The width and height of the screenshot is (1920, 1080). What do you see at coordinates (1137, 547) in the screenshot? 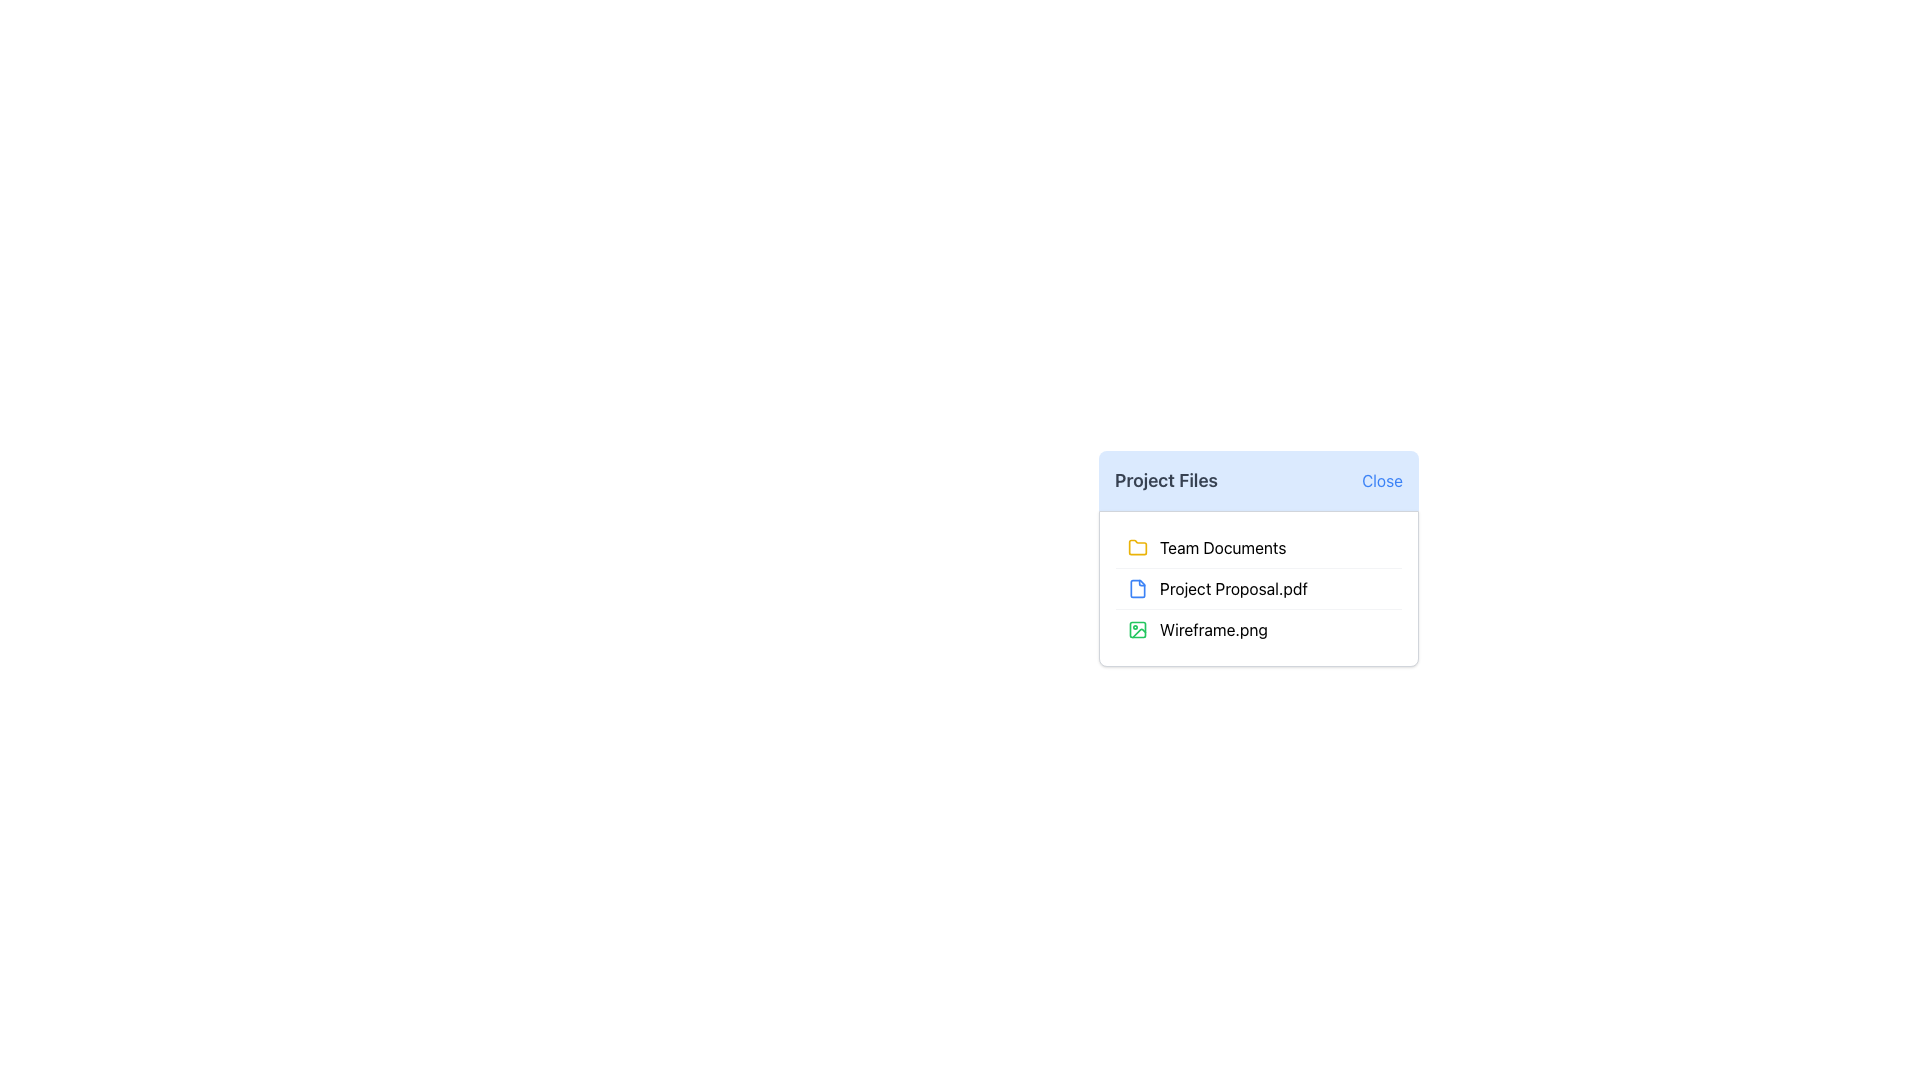
I see `the folder icon styled as a golden yellow folder, which is the first element in the list labeled 'Team Documents' located within the 'Project Files' panel` at bounding box center [1137, 547].